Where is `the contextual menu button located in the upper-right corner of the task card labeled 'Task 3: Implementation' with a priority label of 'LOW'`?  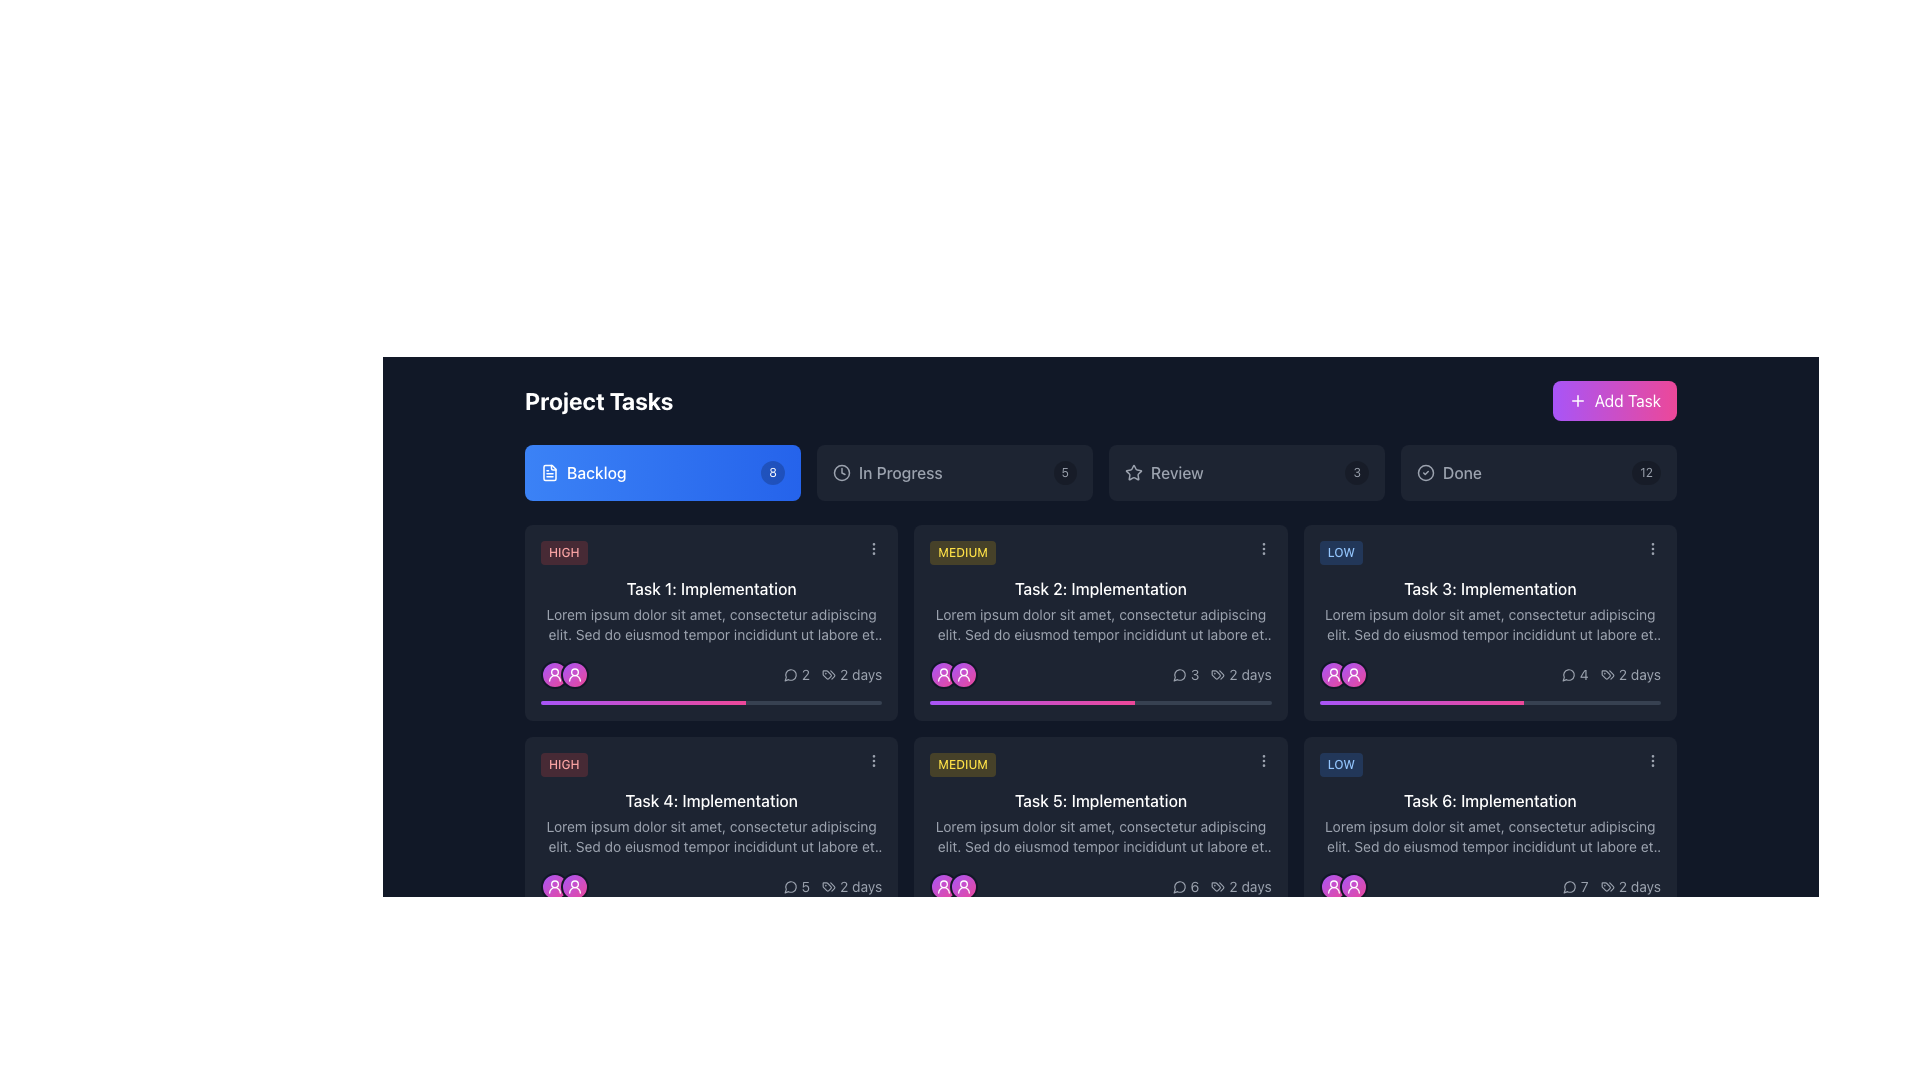 the contextual menu button located in the upper-right corner of the task card labeled 'Task 3: Implementation' with a priority label of 'LOW' is located at coordinates (1652, 548).